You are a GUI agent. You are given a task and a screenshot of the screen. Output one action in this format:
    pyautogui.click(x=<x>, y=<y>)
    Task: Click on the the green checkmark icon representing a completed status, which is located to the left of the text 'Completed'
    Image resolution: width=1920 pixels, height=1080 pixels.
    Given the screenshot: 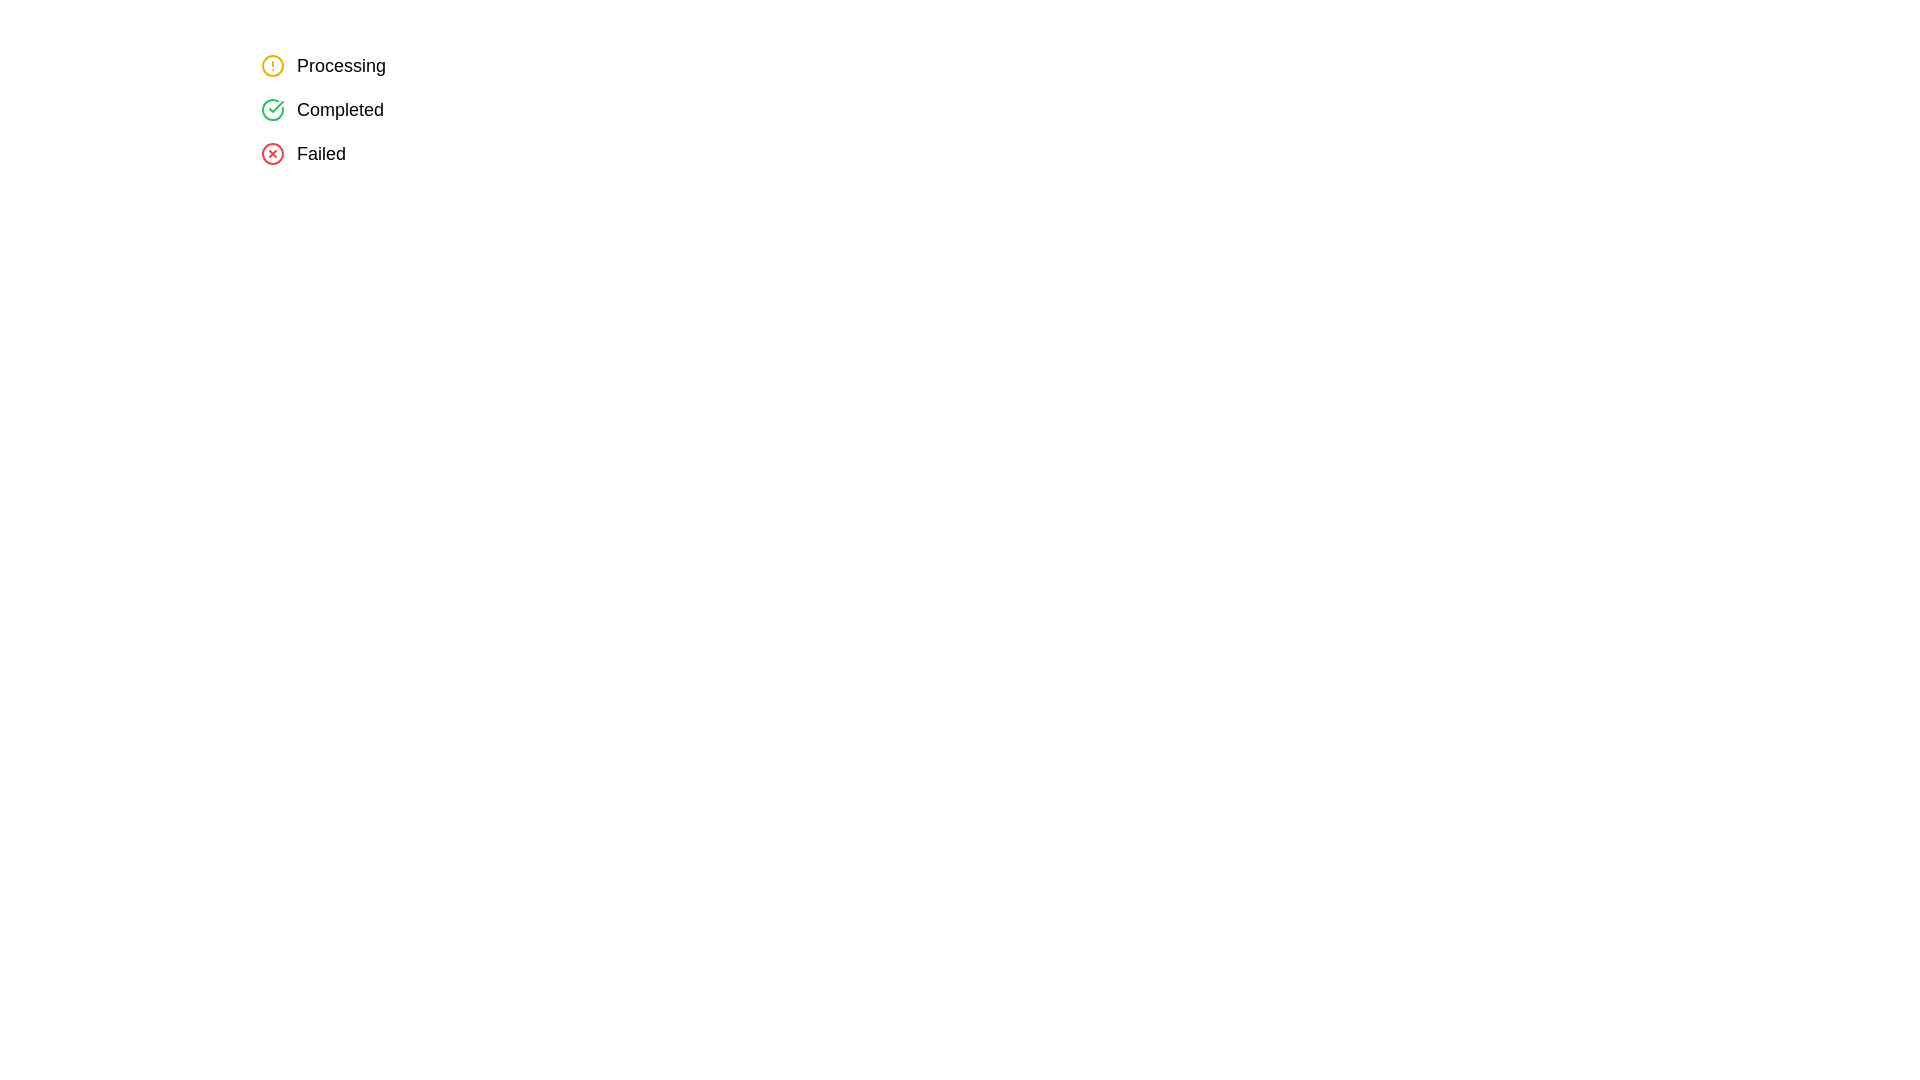 What is the action you would take?
    pyautogui.click(x=272, y=110)
    